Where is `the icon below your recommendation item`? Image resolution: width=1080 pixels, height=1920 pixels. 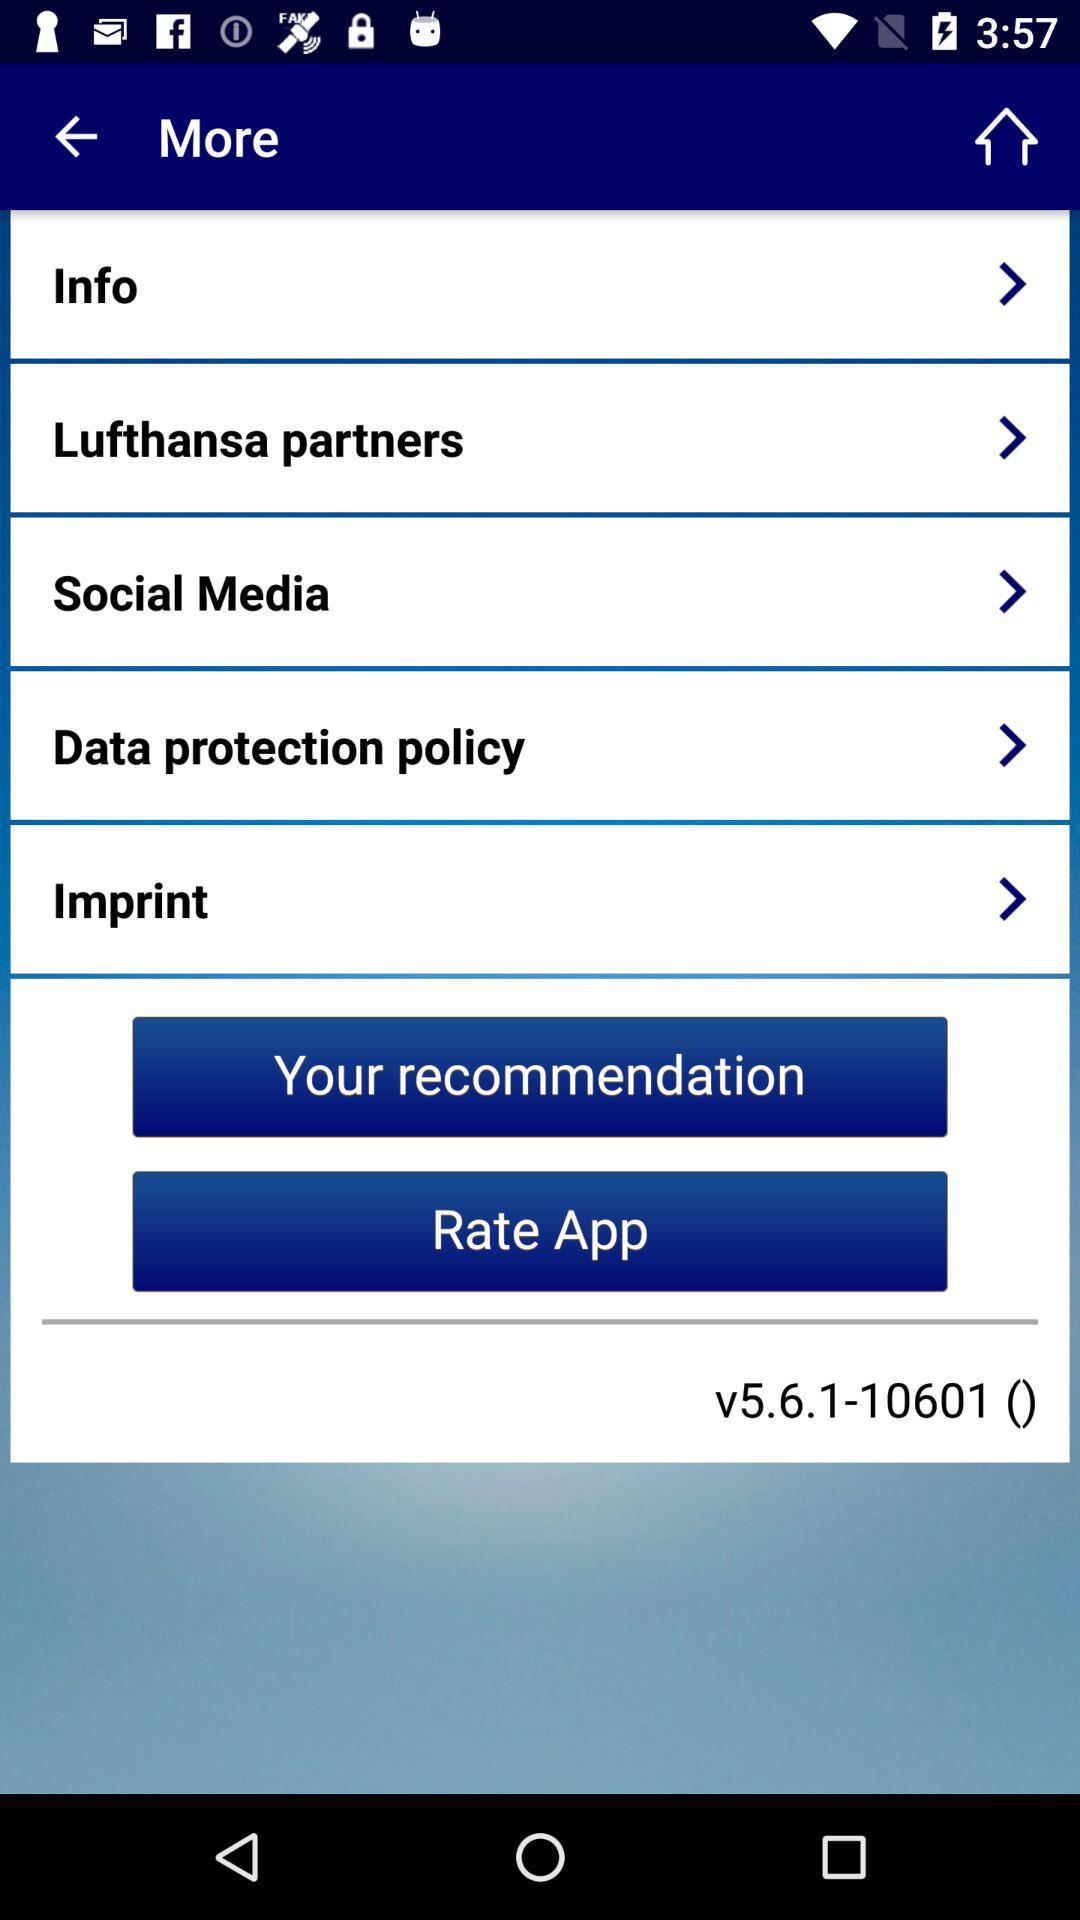
the icon below your recommendation item is located at coordinates (540, 1230).